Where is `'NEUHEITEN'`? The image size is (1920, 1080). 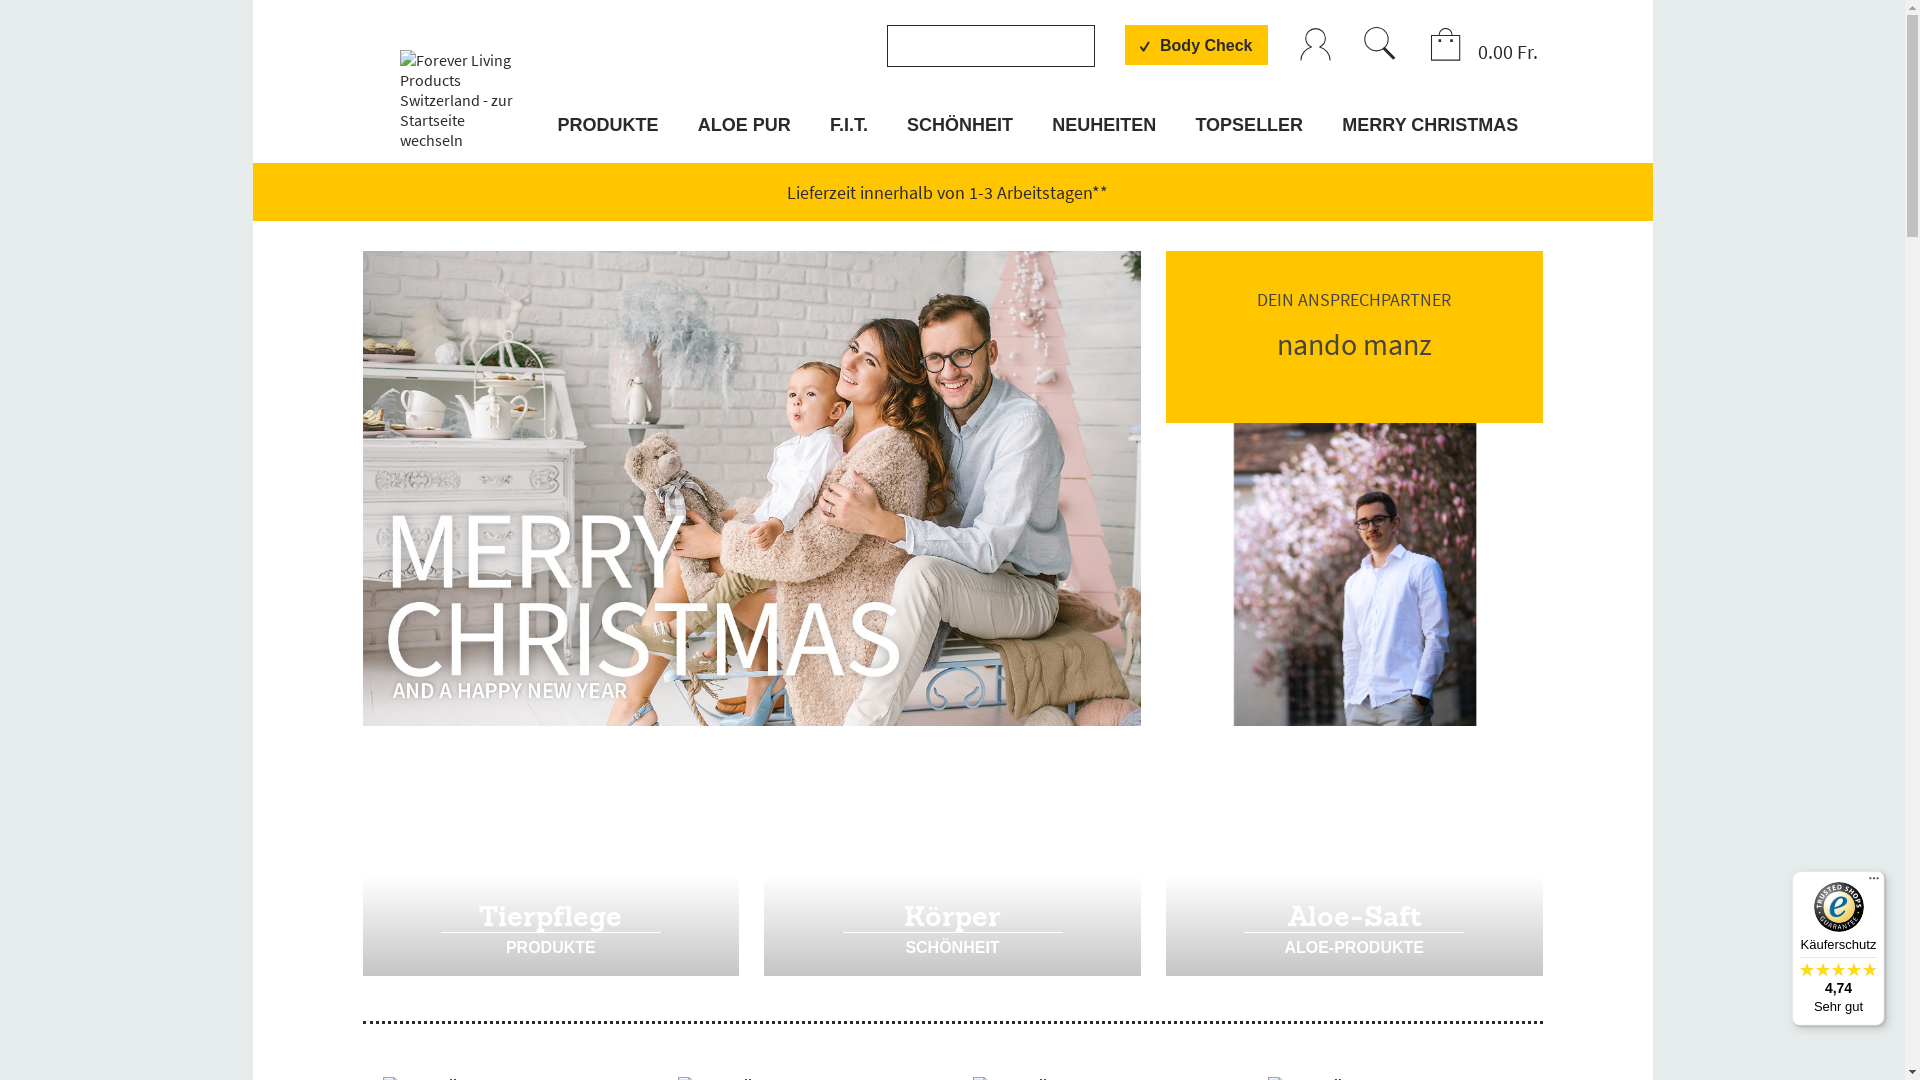
'NEUHEITEN' is located at coordinates (1045, 136).